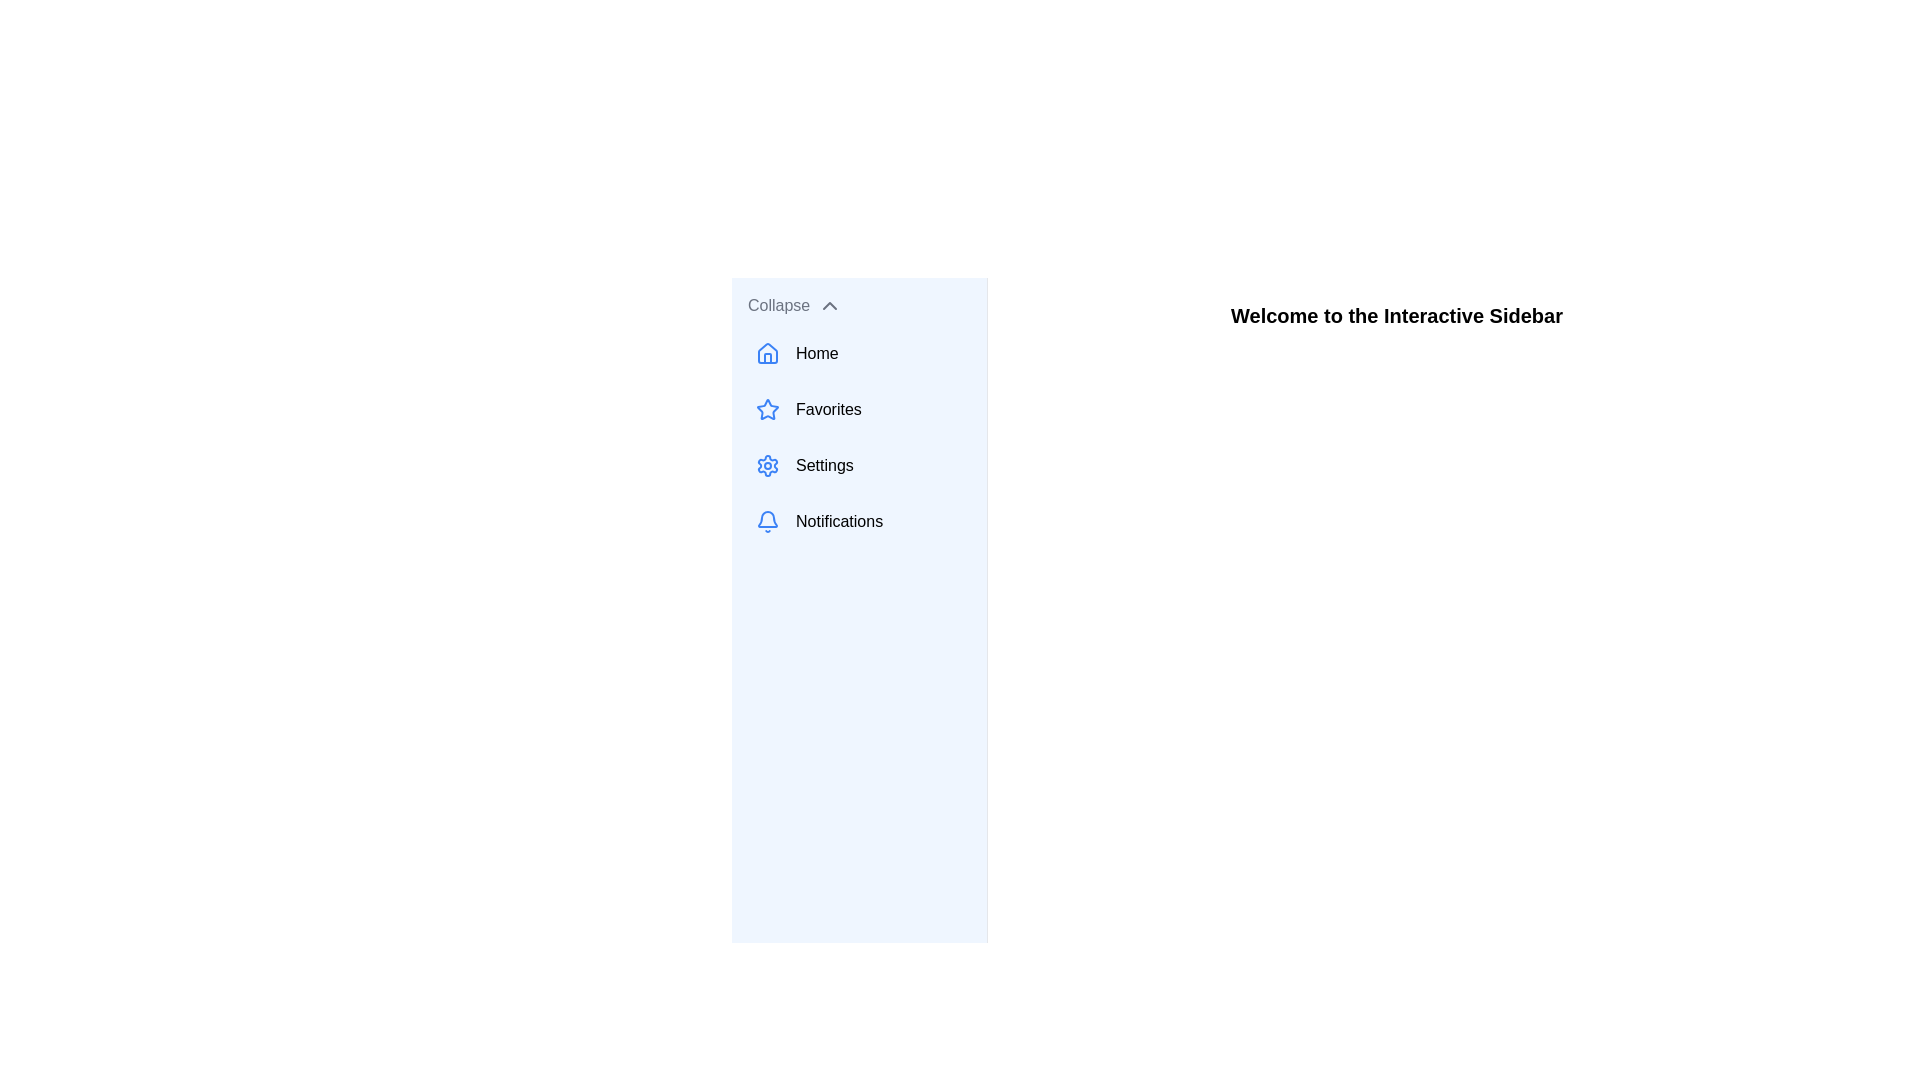 The image size is (1920, 1080). What do you see at coordinates (859, 305) in the screenshot?
I see `the 'Collapse' button at the top of the vertical navigation sidebar` at bounding box center [859, 305].